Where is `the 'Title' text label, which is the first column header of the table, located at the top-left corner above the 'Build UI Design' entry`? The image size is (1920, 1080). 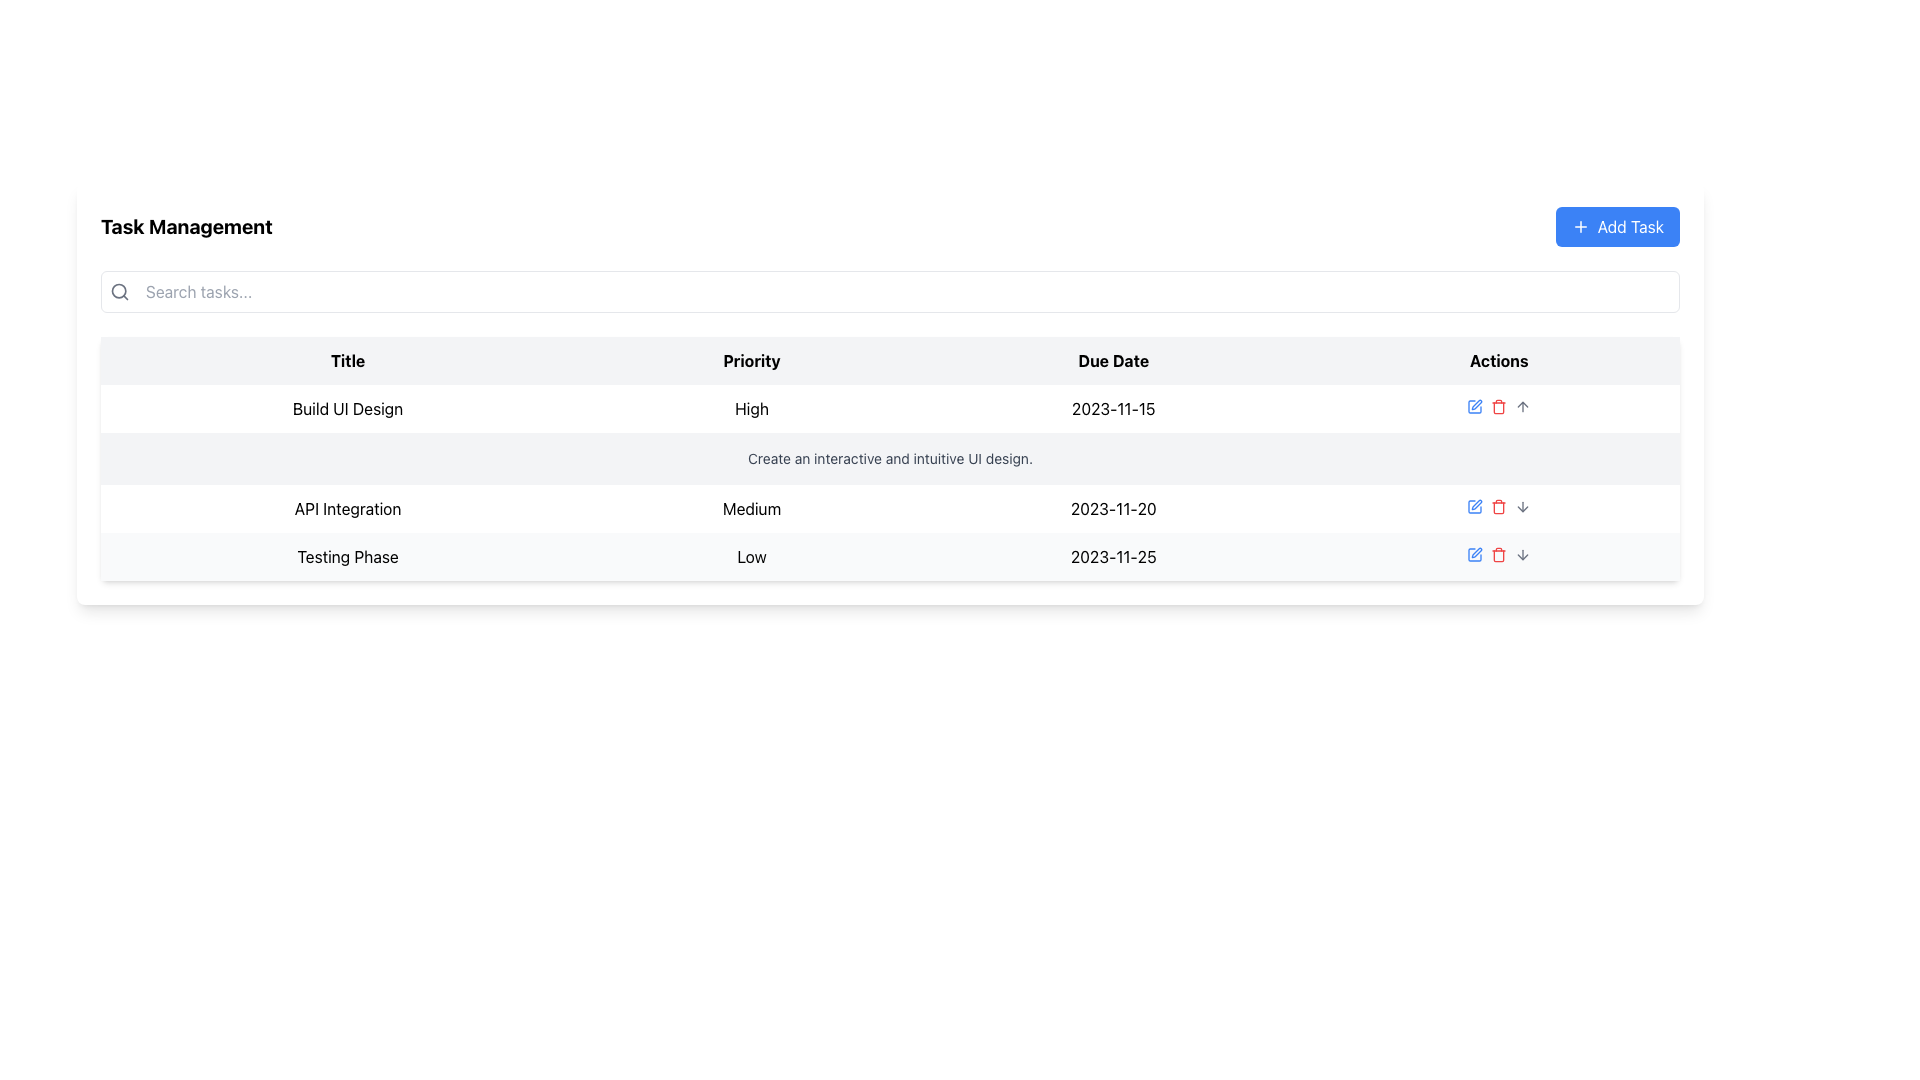
the 'Title' text label, which is the first column header of the table, located at the top-left corner above the 'Build UI Design' entry is located at coordinates (348, 361).